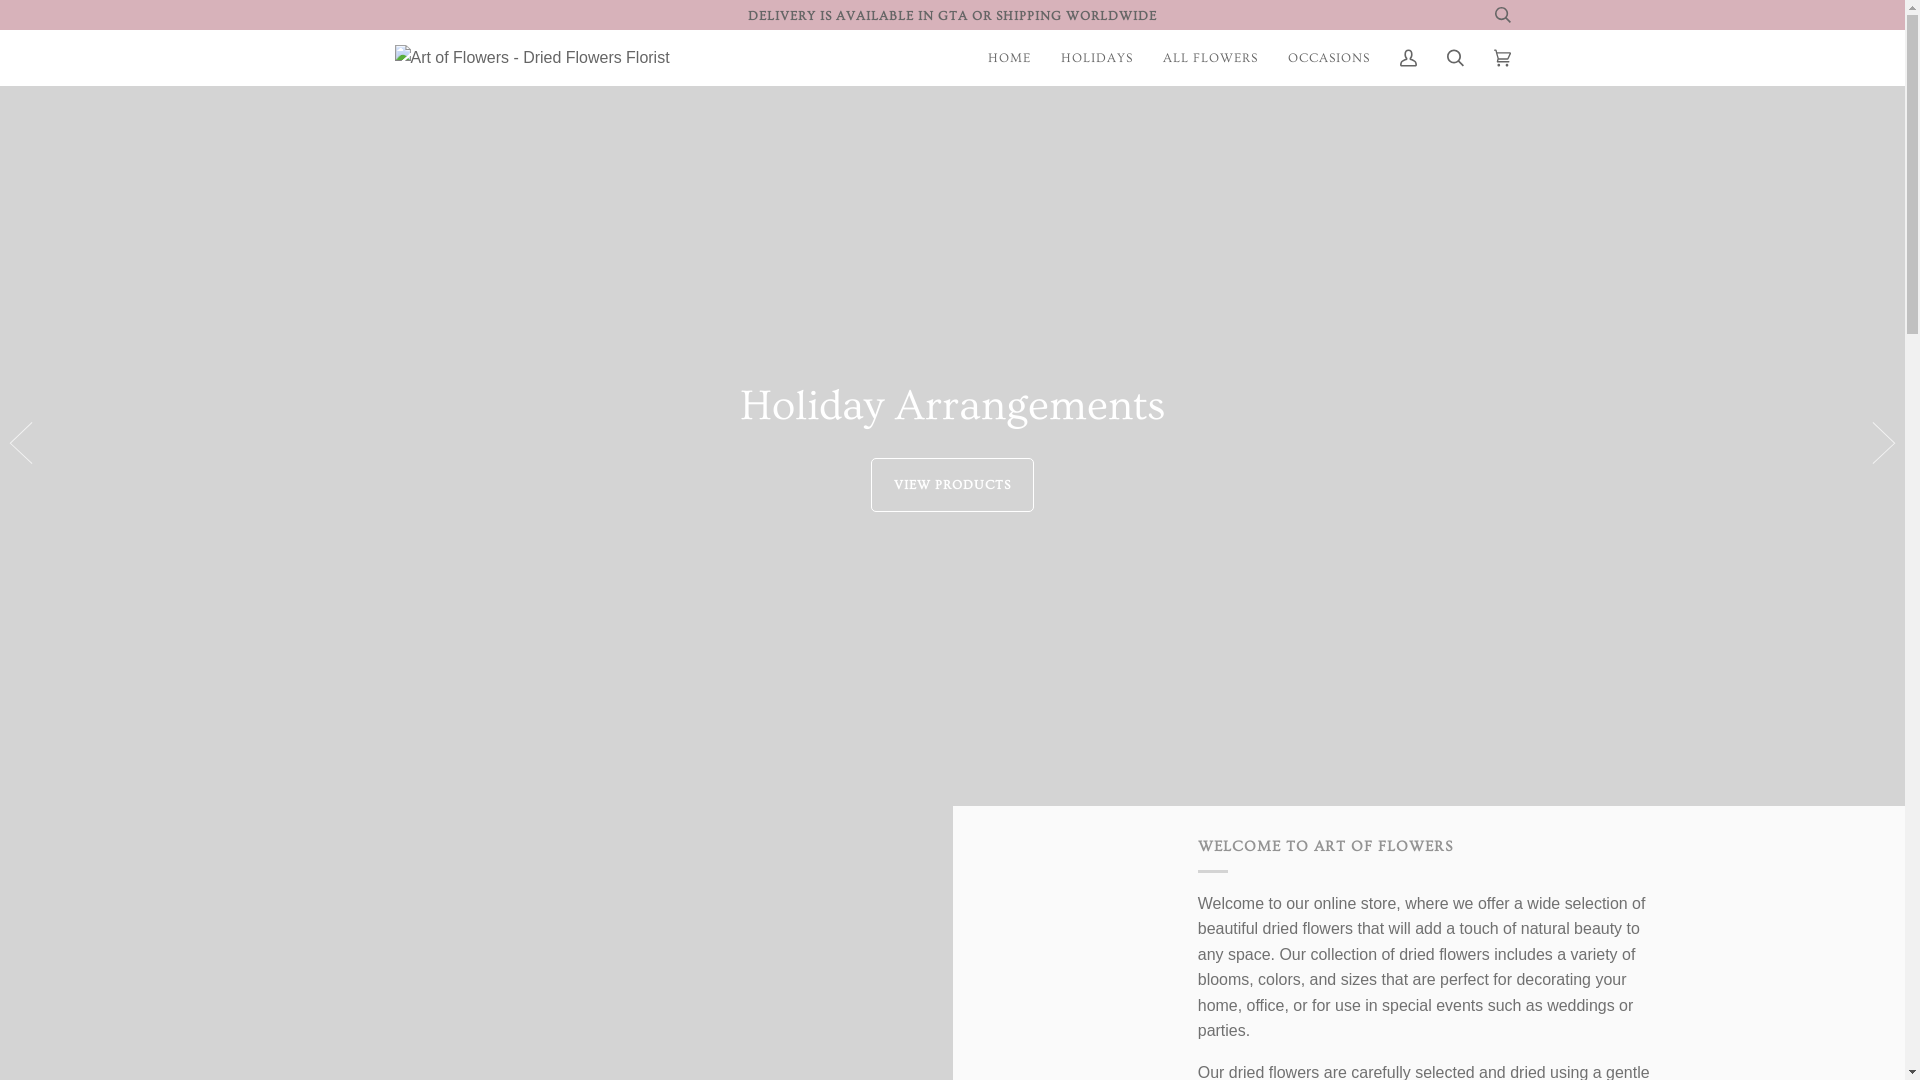 Image resolution: width=1920 pixels, height=1080 pixels. What do you see at coordinates (1328, 56) in the screenshot?
I see `'OCCASIONS'` at bounding box center [1328, 56].